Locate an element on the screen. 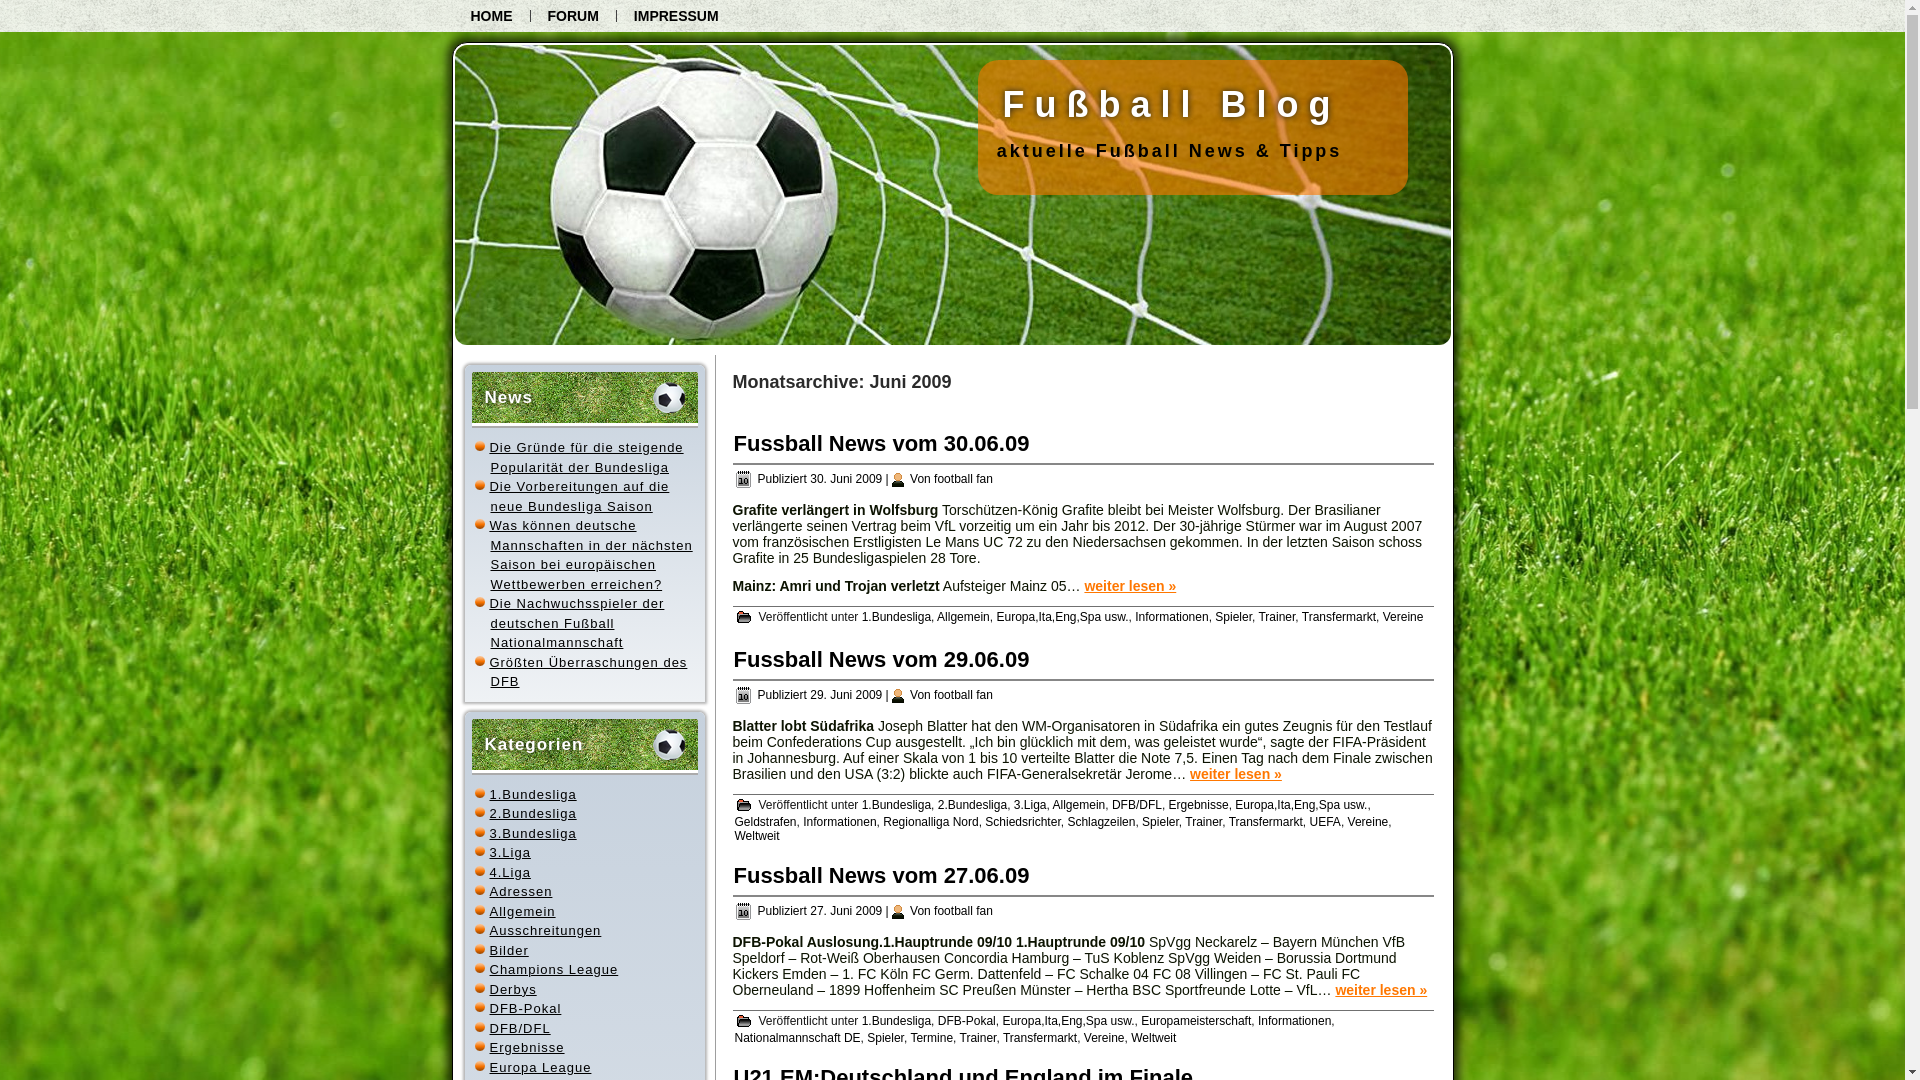 This screenshot has width=1920, height=1080. 'Nationalmannschaft DE' is located at coordinates (795, 1036).